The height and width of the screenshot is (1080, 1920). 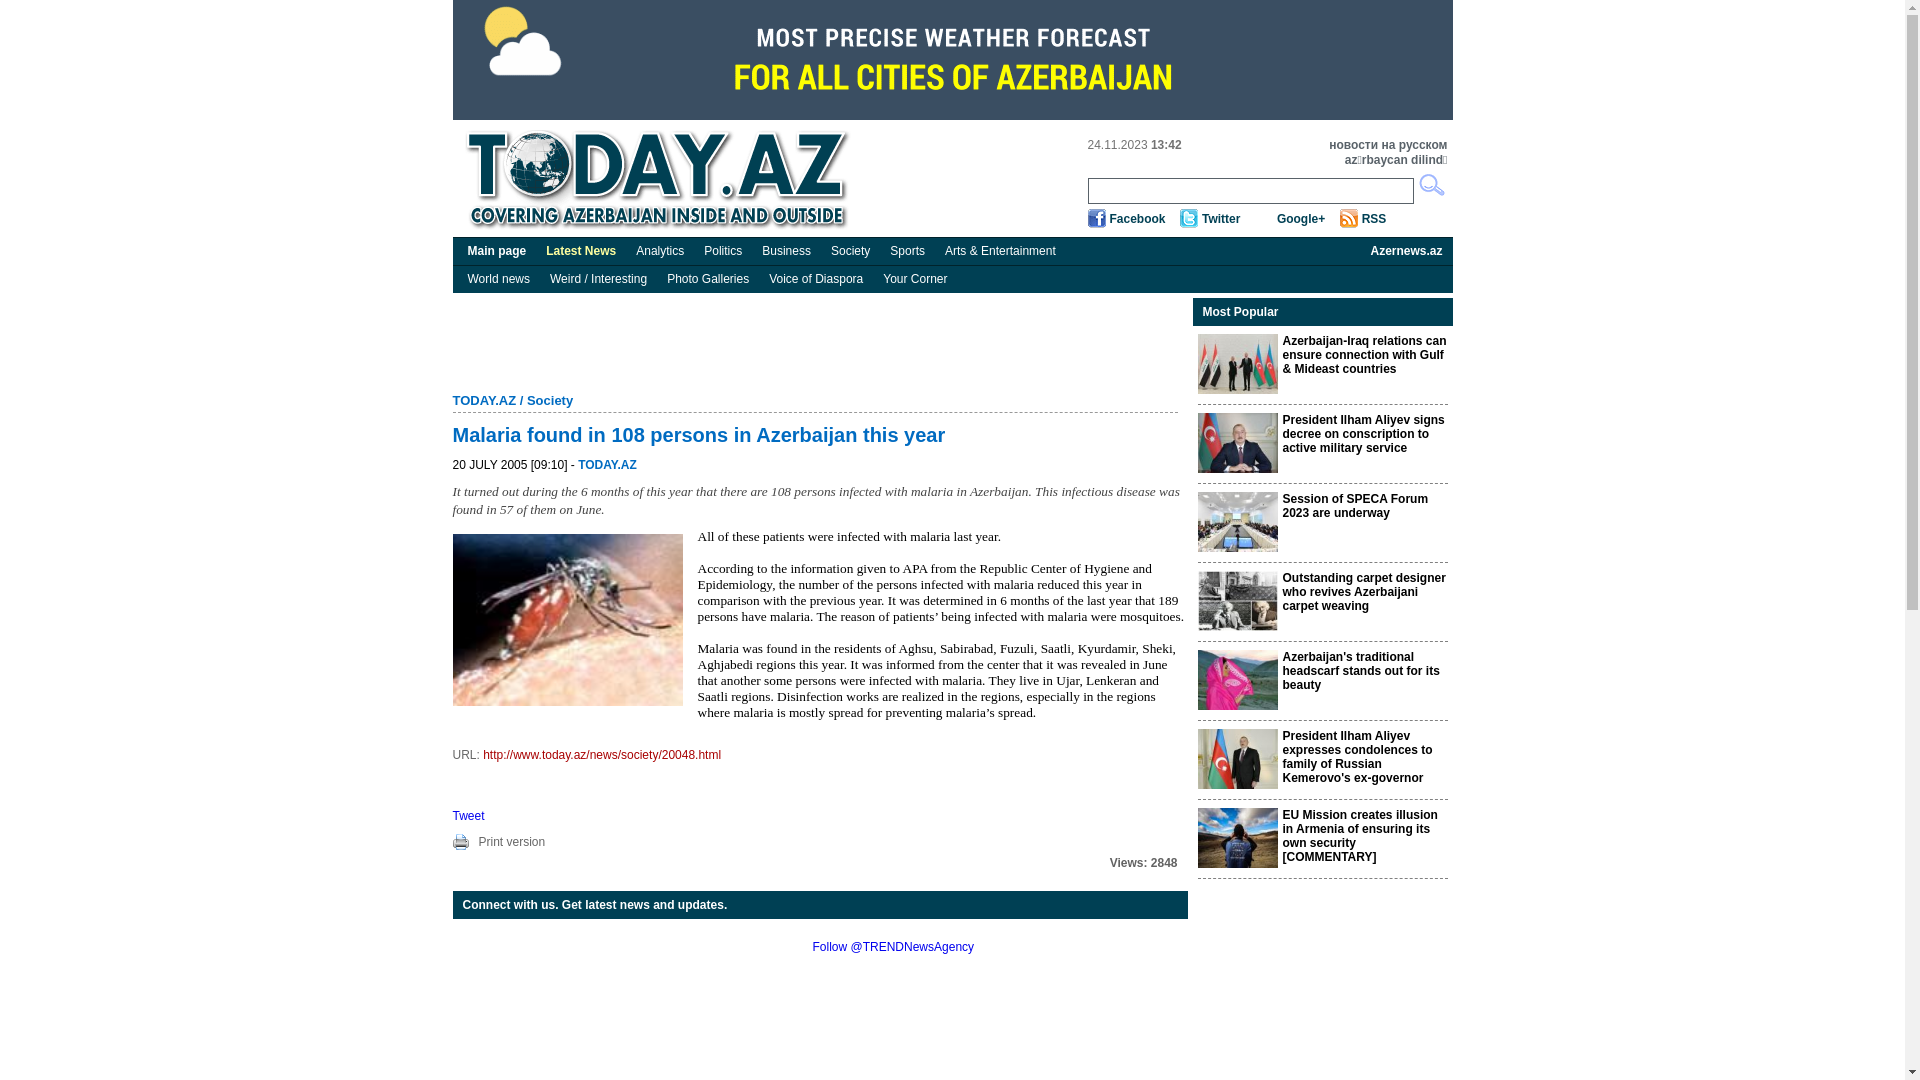 I want to click on 'Today.az', so click(x=662, y=180).